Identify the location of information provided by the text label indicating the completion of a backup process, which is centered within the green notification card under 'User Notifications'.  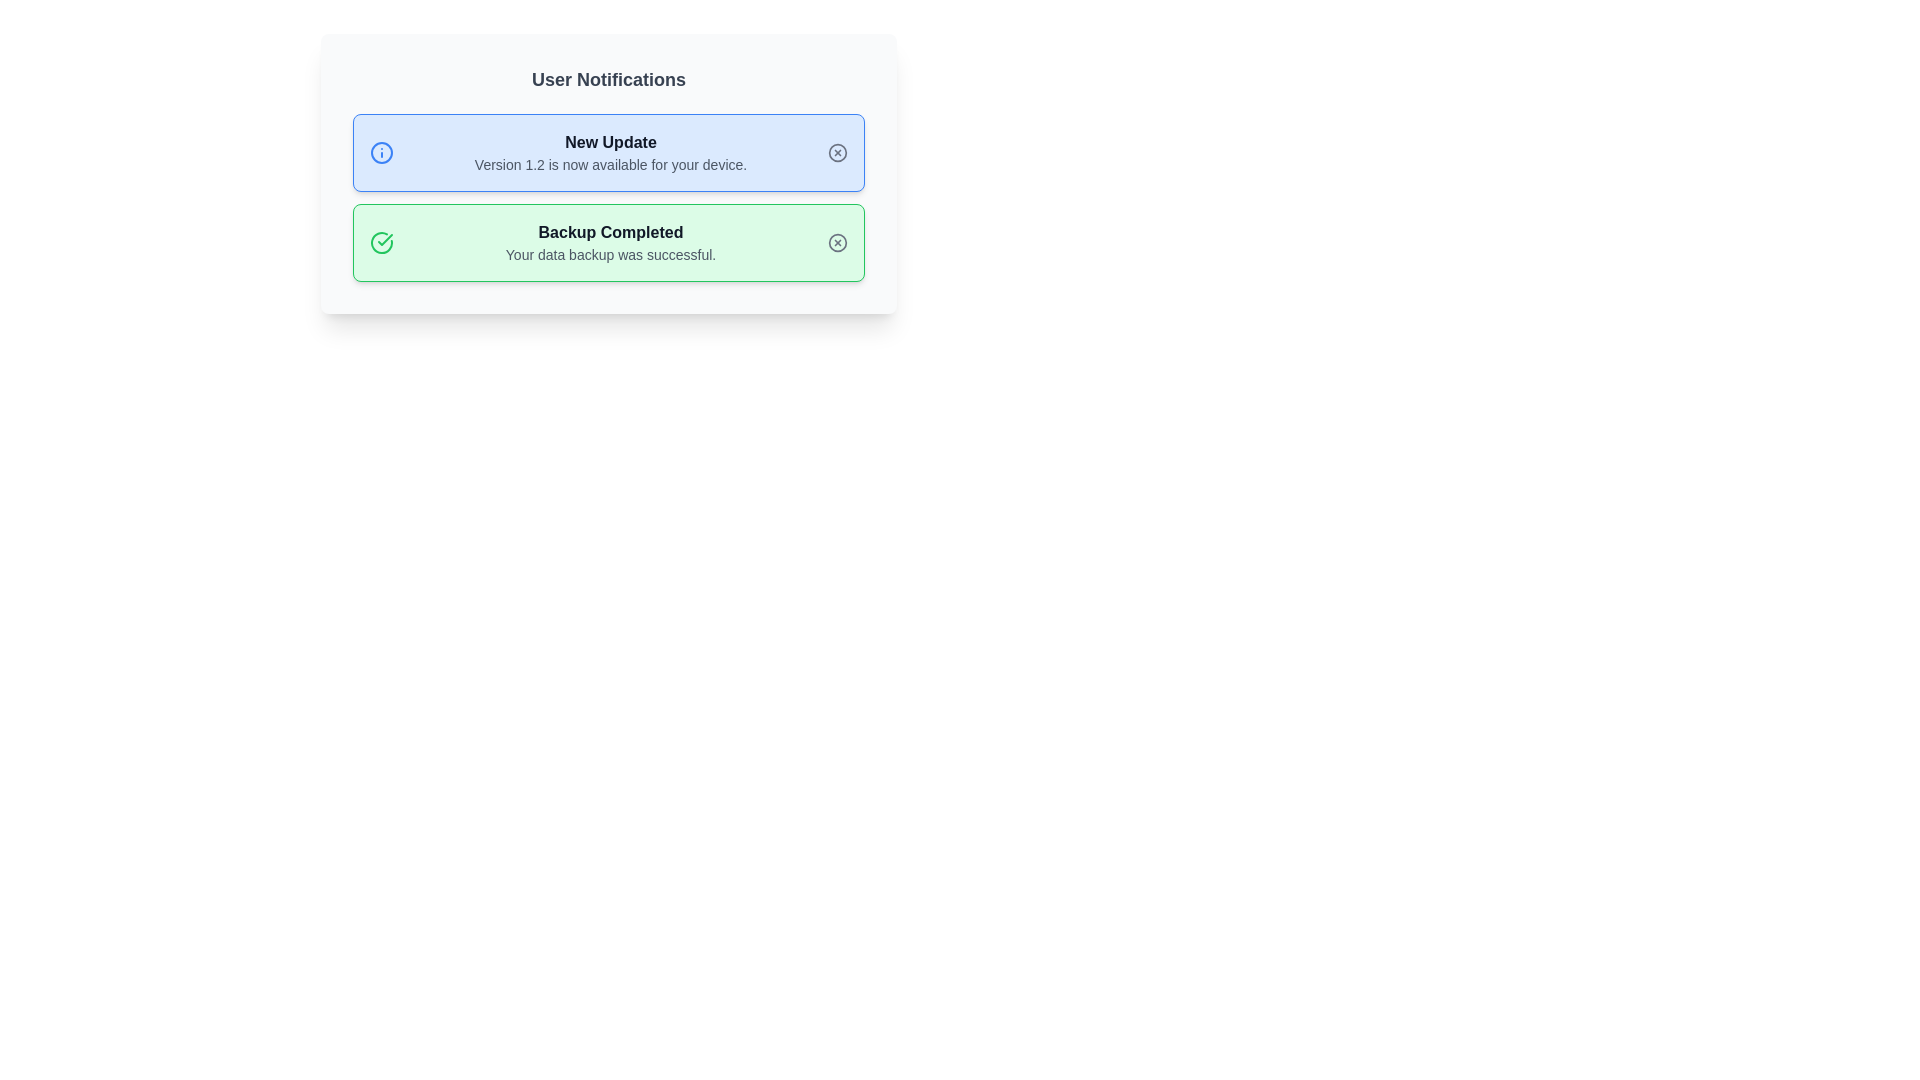
(609, 231).